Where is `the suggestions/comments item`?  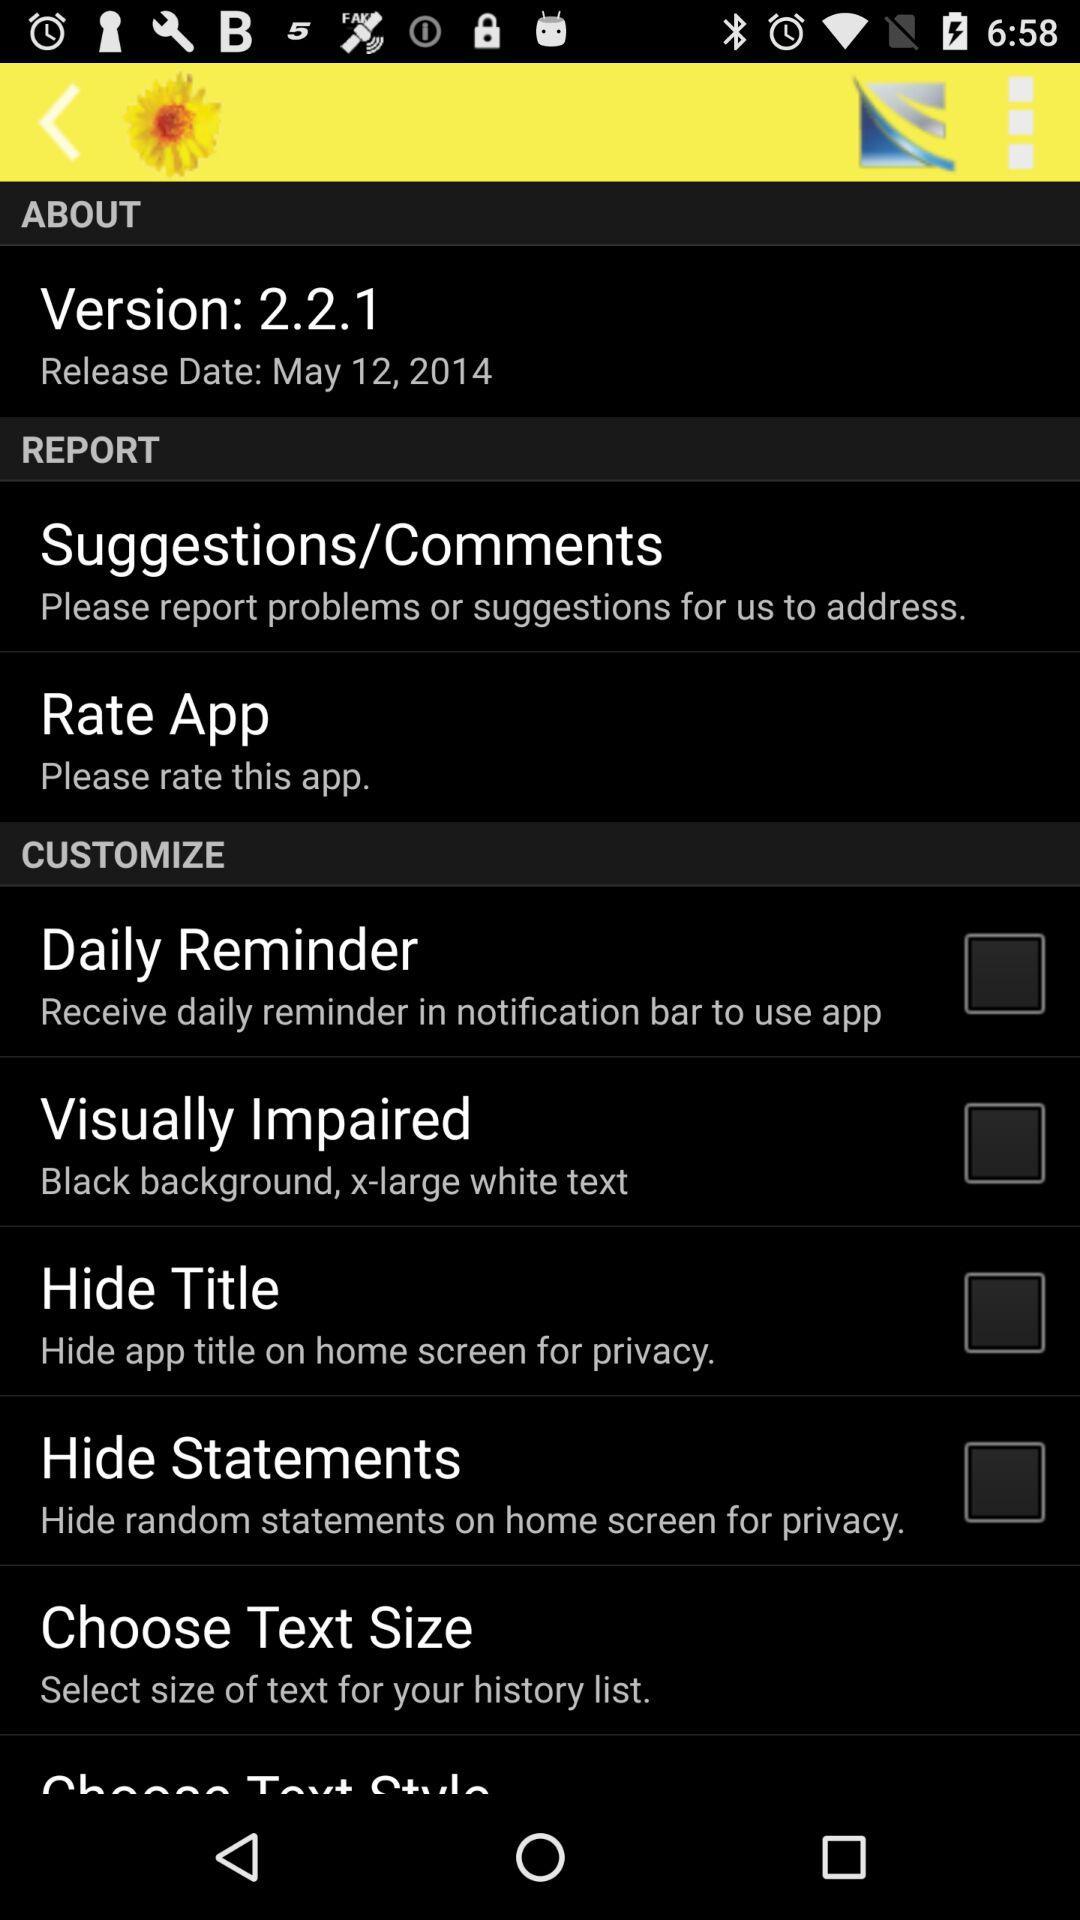 the suggestions/comments item is located at coordinates (351, 541).